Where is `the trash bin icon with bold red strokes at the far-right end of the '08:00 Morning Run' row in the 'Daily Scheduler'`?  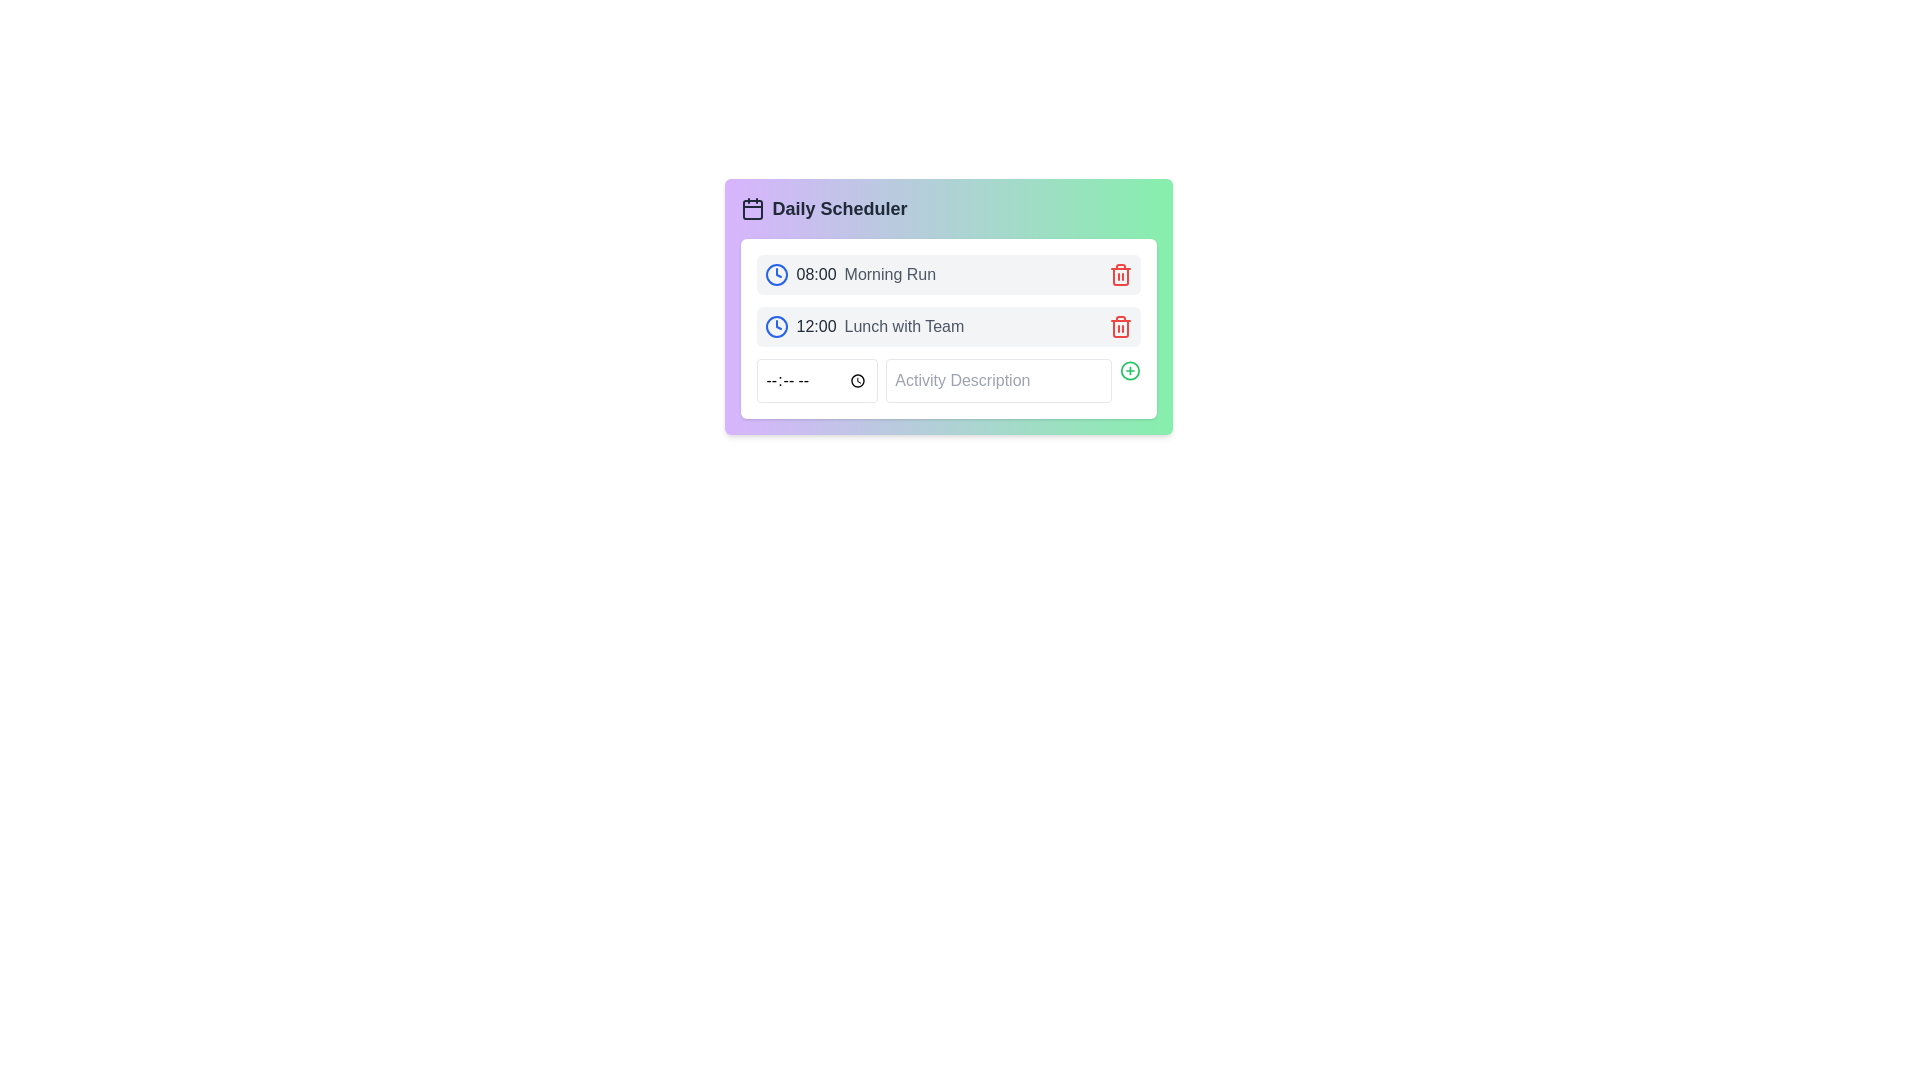 the trash bin icon with bold red strokes at the far-right end of the '08:00 Morning Run' row in the 'Daily Scheduler' is located at coordinates (1120, 274).